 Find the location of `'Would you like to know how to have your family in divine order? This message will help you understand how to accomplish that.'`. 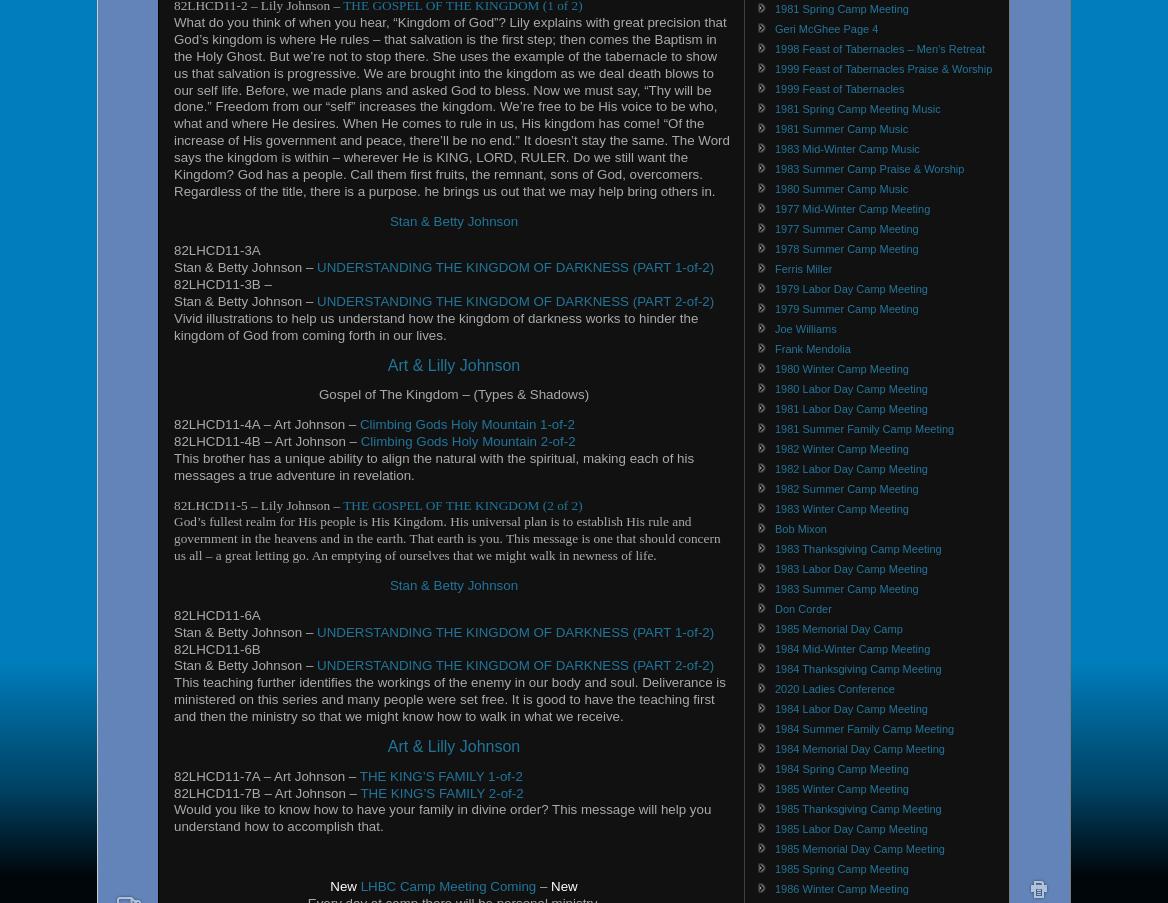

'Would you like to know how to have your family in divine order? This message will help you understand how to accomplish that.' is located at coordinates (442, 817).